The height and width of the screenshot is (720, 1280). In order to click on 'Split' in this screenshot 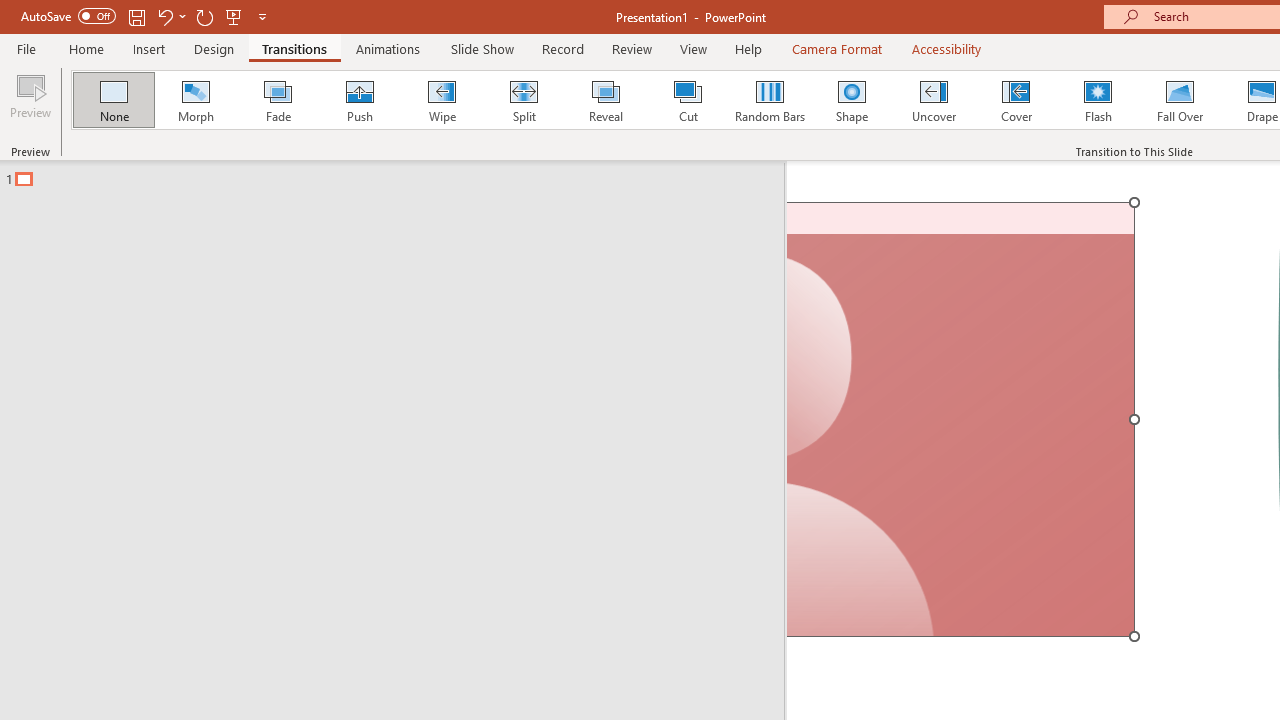, I will do `click(523, 100)`.